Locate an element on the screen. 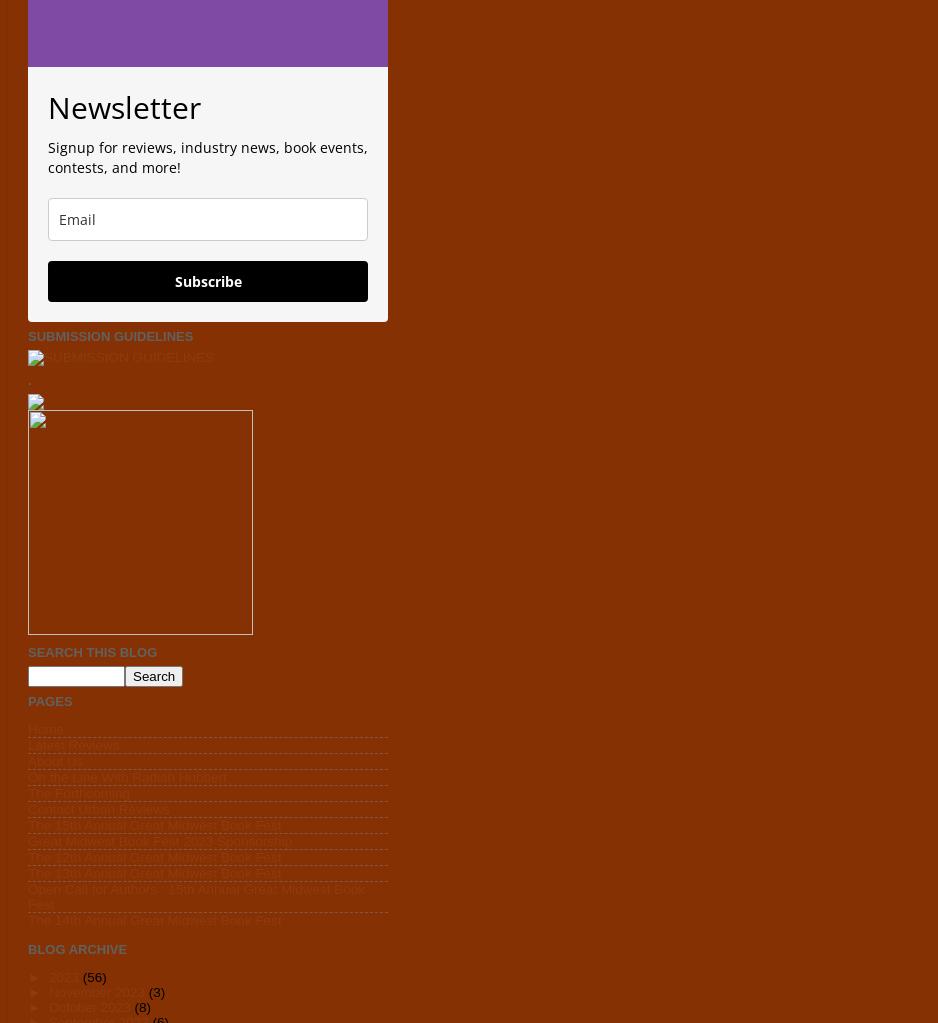  'Subscribe' is located at coordinates (207, 280).